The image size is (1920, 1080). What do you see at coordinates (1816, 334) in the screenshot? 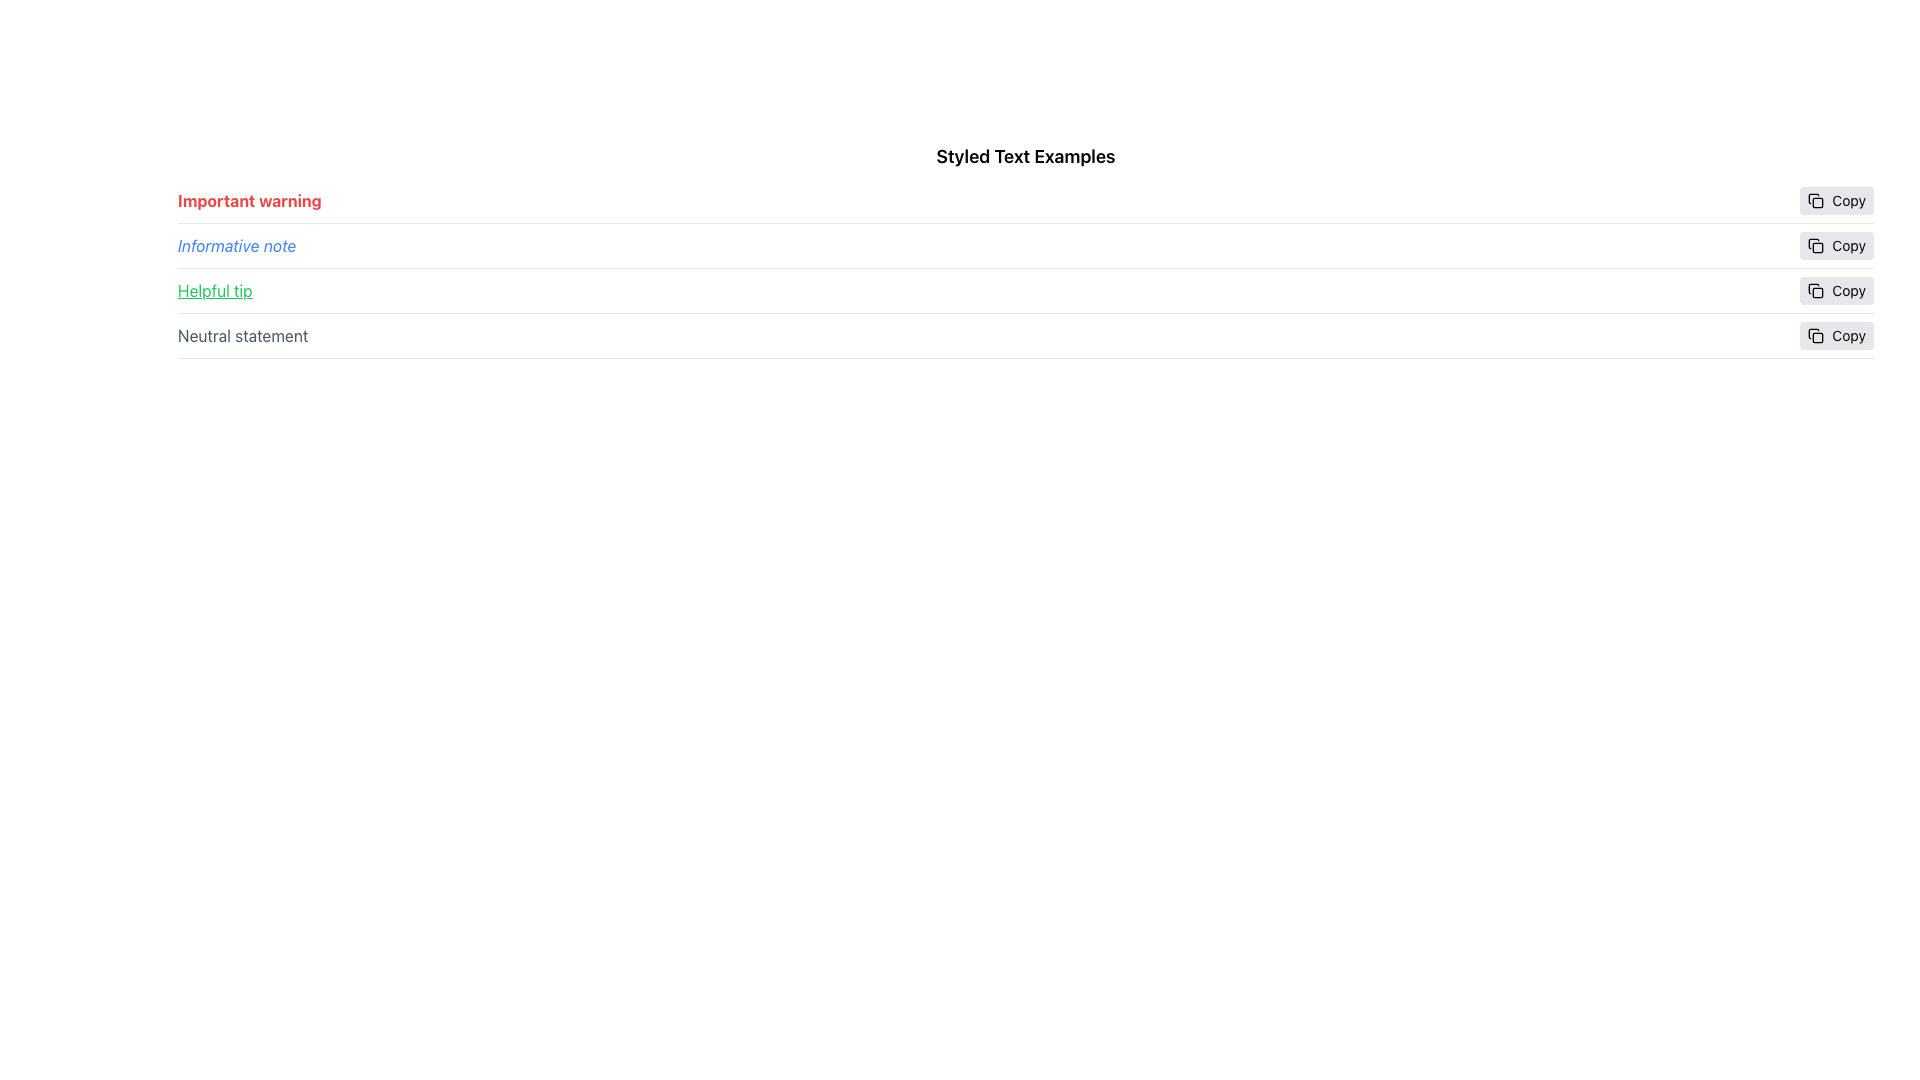
I see `the SVG icon resembling a pair of overlapping documents within the 'Copy' button located at the far-right end of the fourth row labeled 'Neutral statement'` at bounding box center [1816, 334].